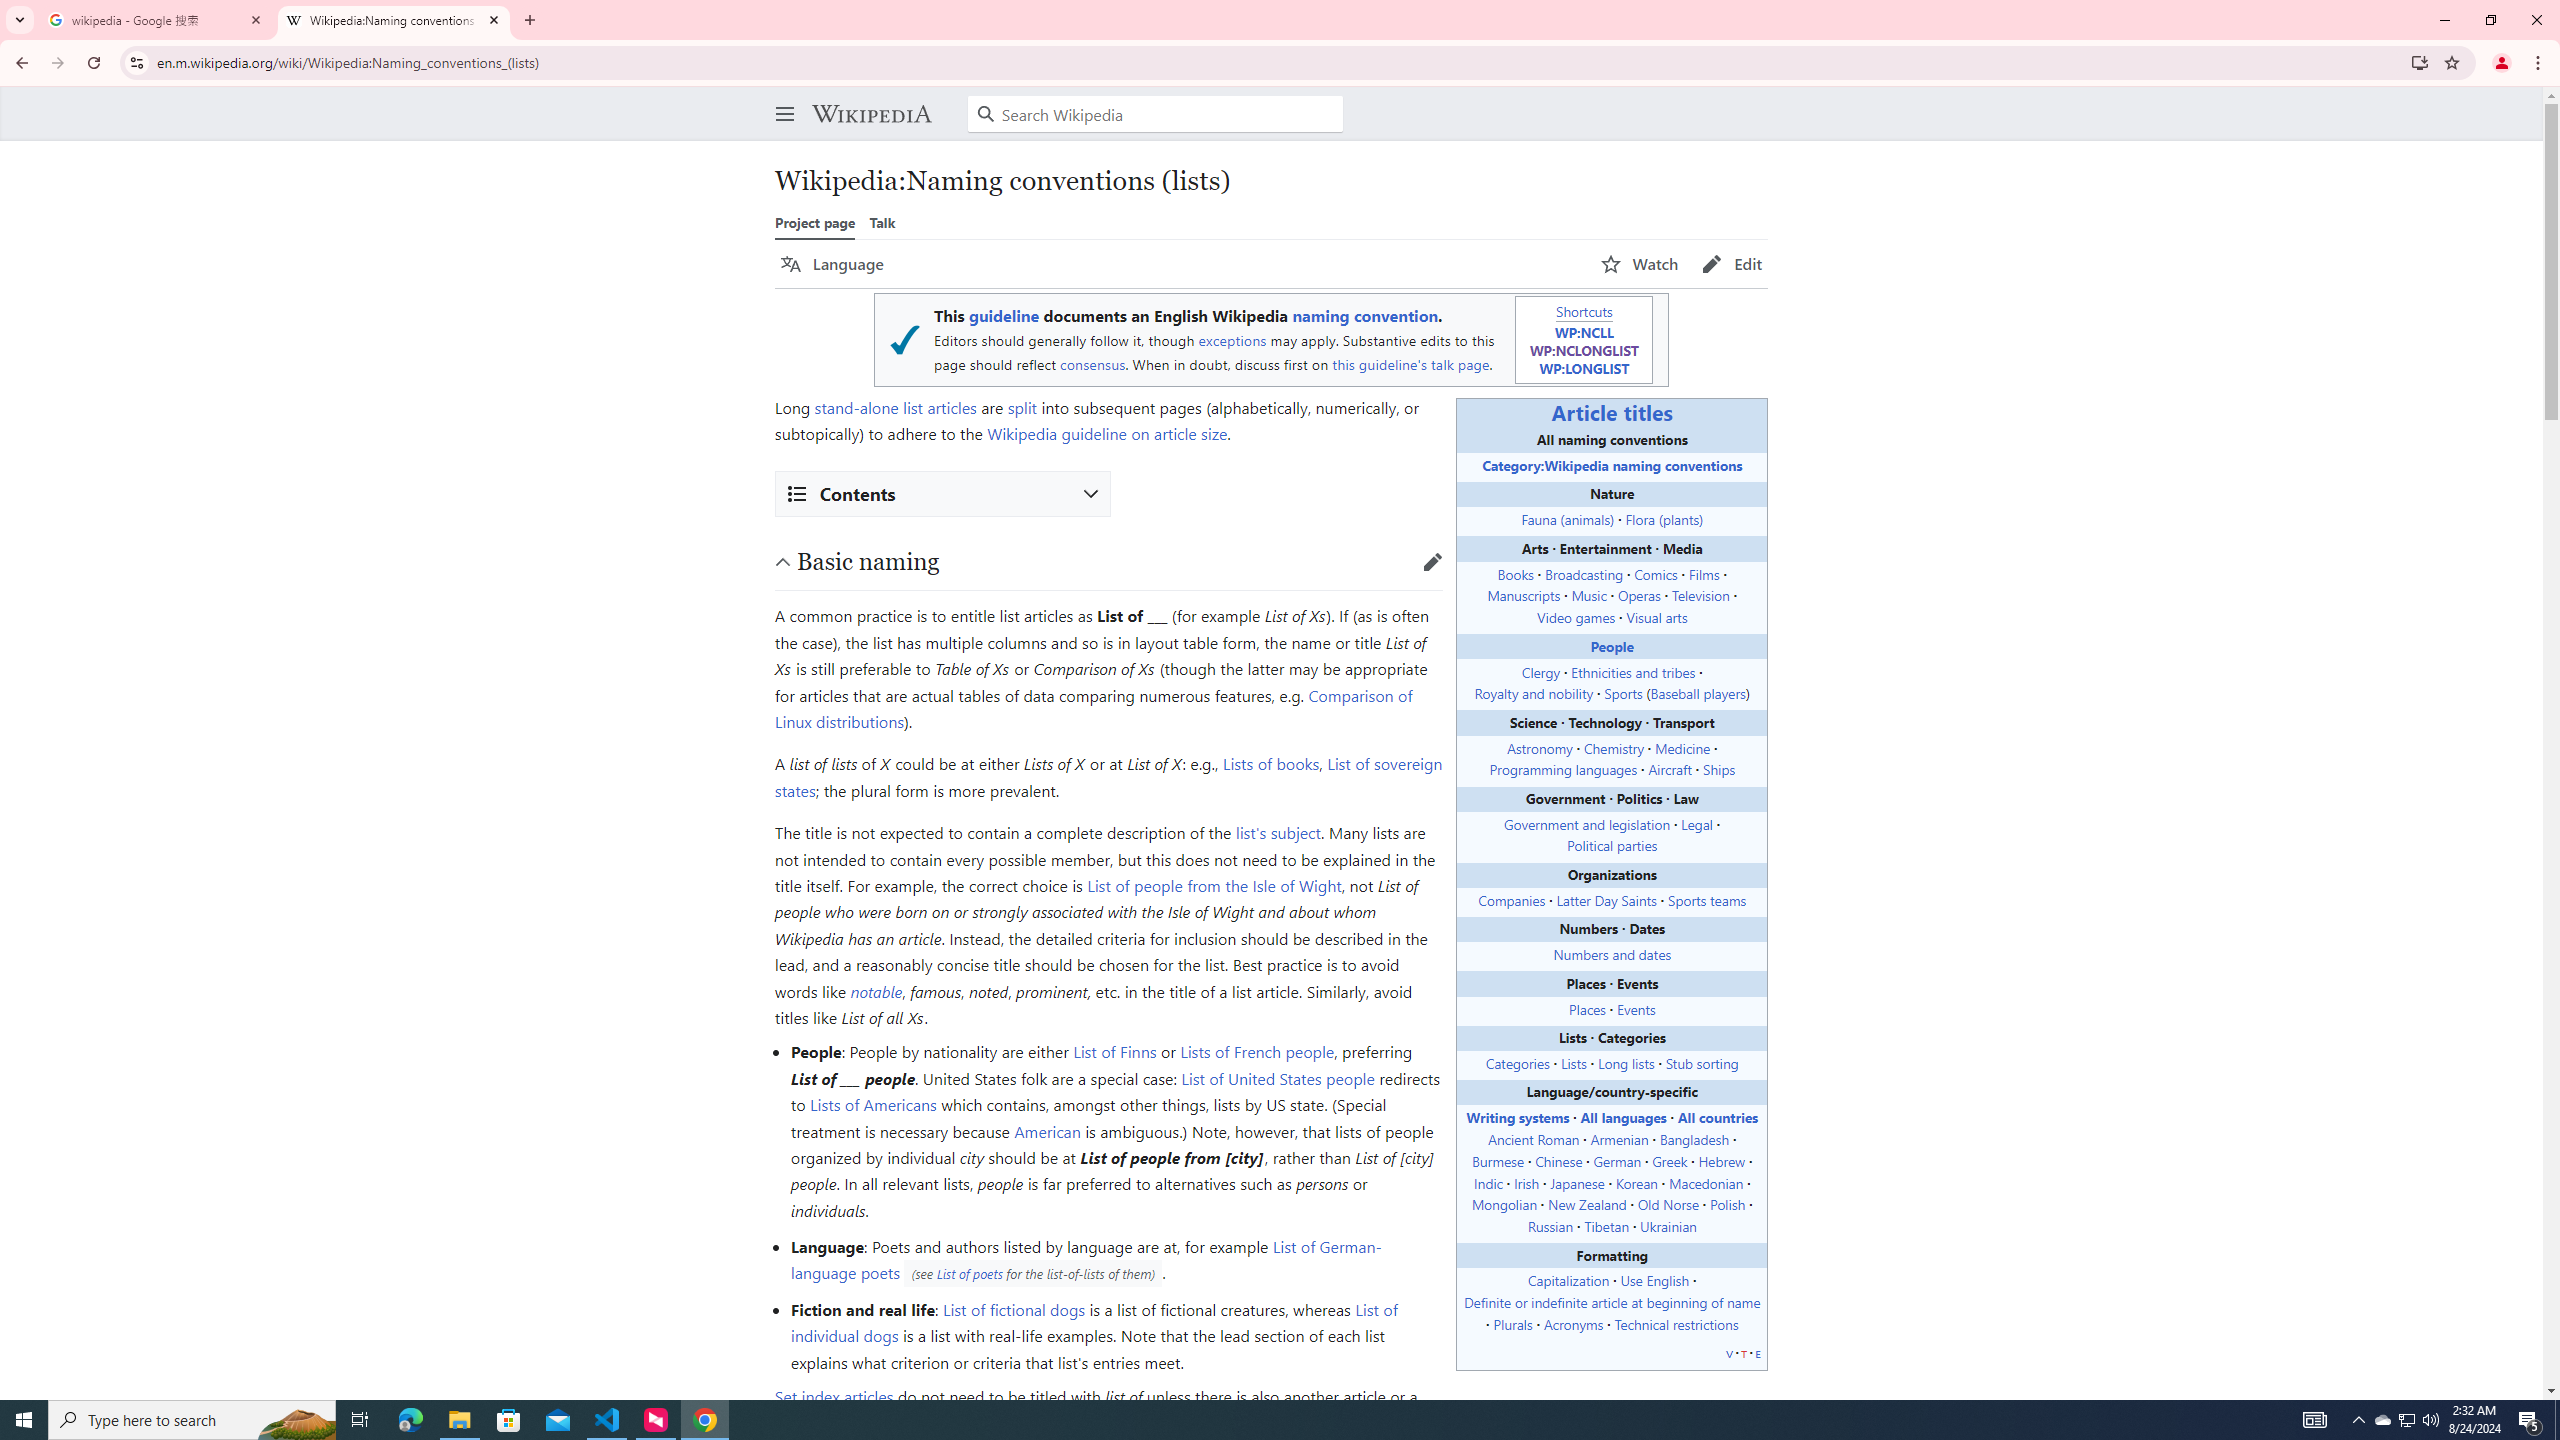 The image size is (2560, 1440). What do you see at coordinates (1585, 1007) in the screenshot?
I see `'Places'` at bounding box center [1585, 1007].